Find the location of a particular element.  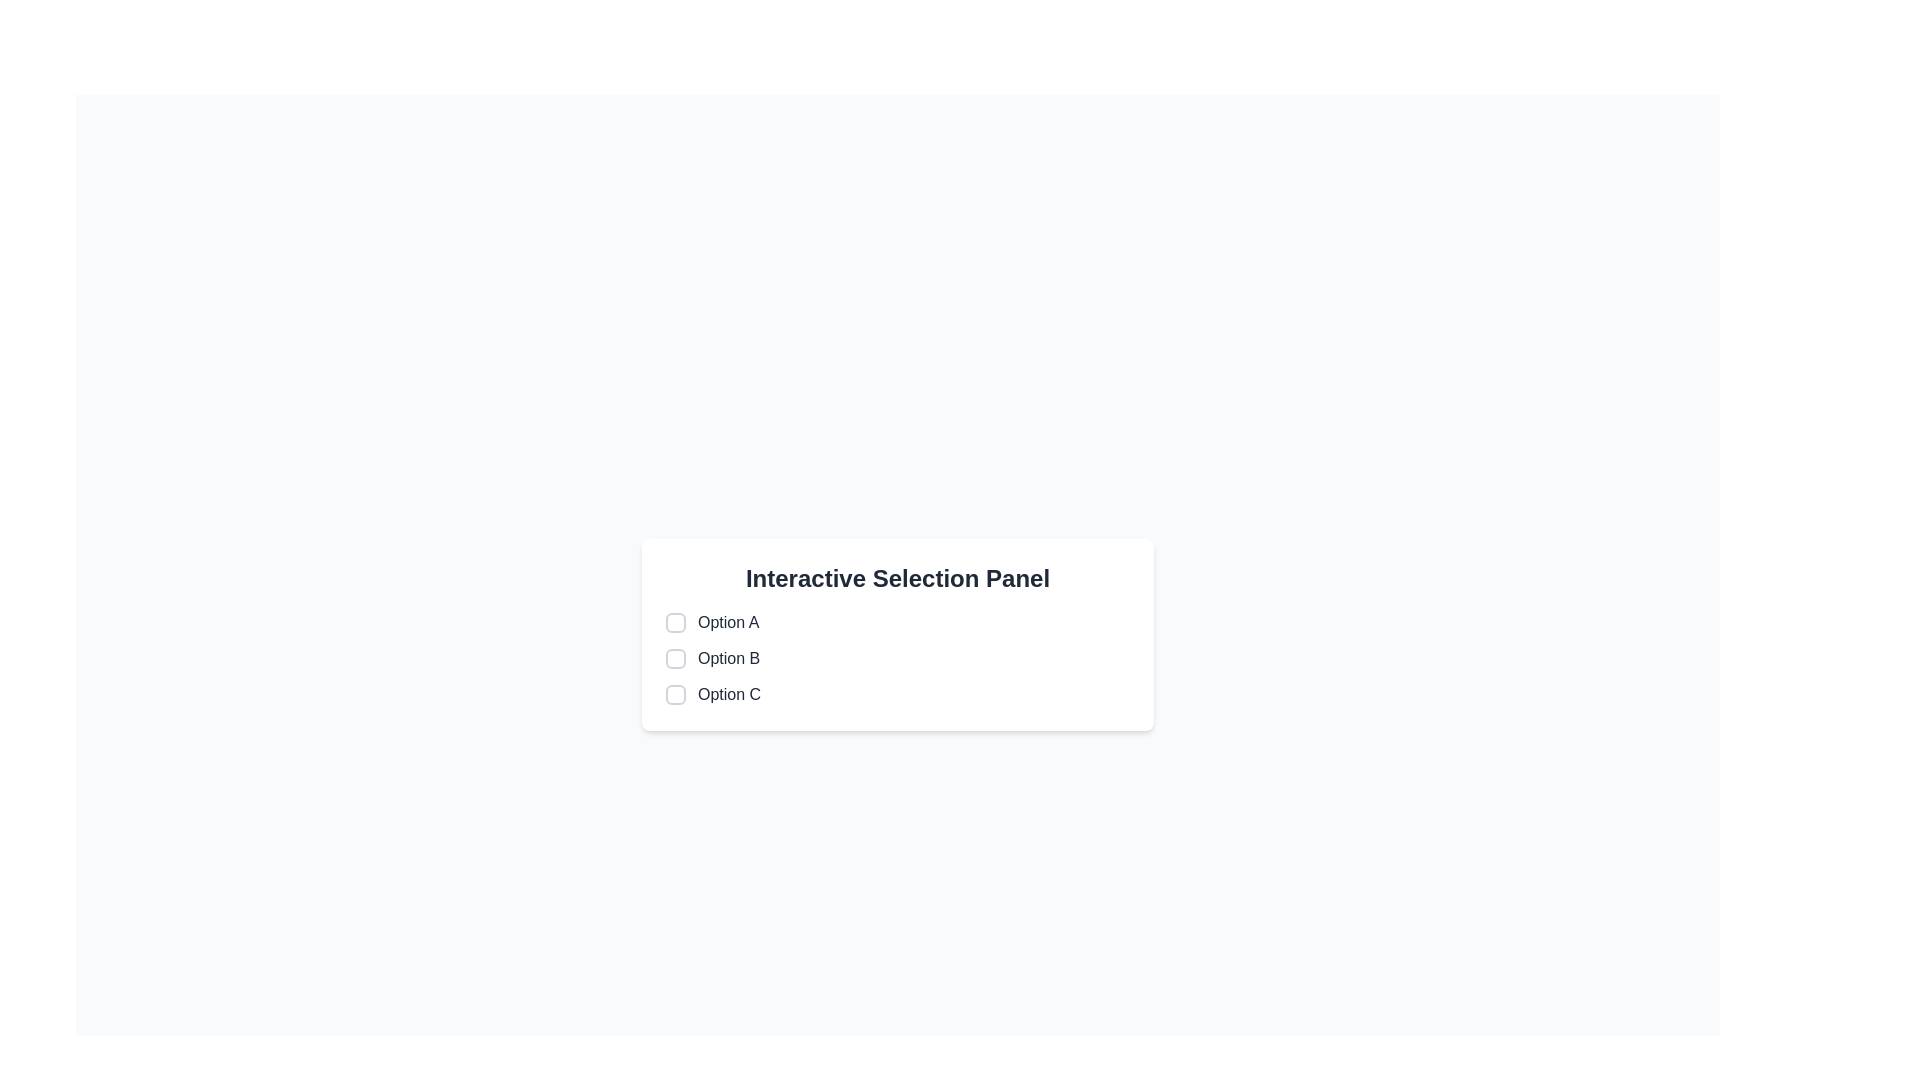

the text label located immediately to the right of the associated checkbox in the third row of the vertical list of selectable options is located at coordinates (728, 693).